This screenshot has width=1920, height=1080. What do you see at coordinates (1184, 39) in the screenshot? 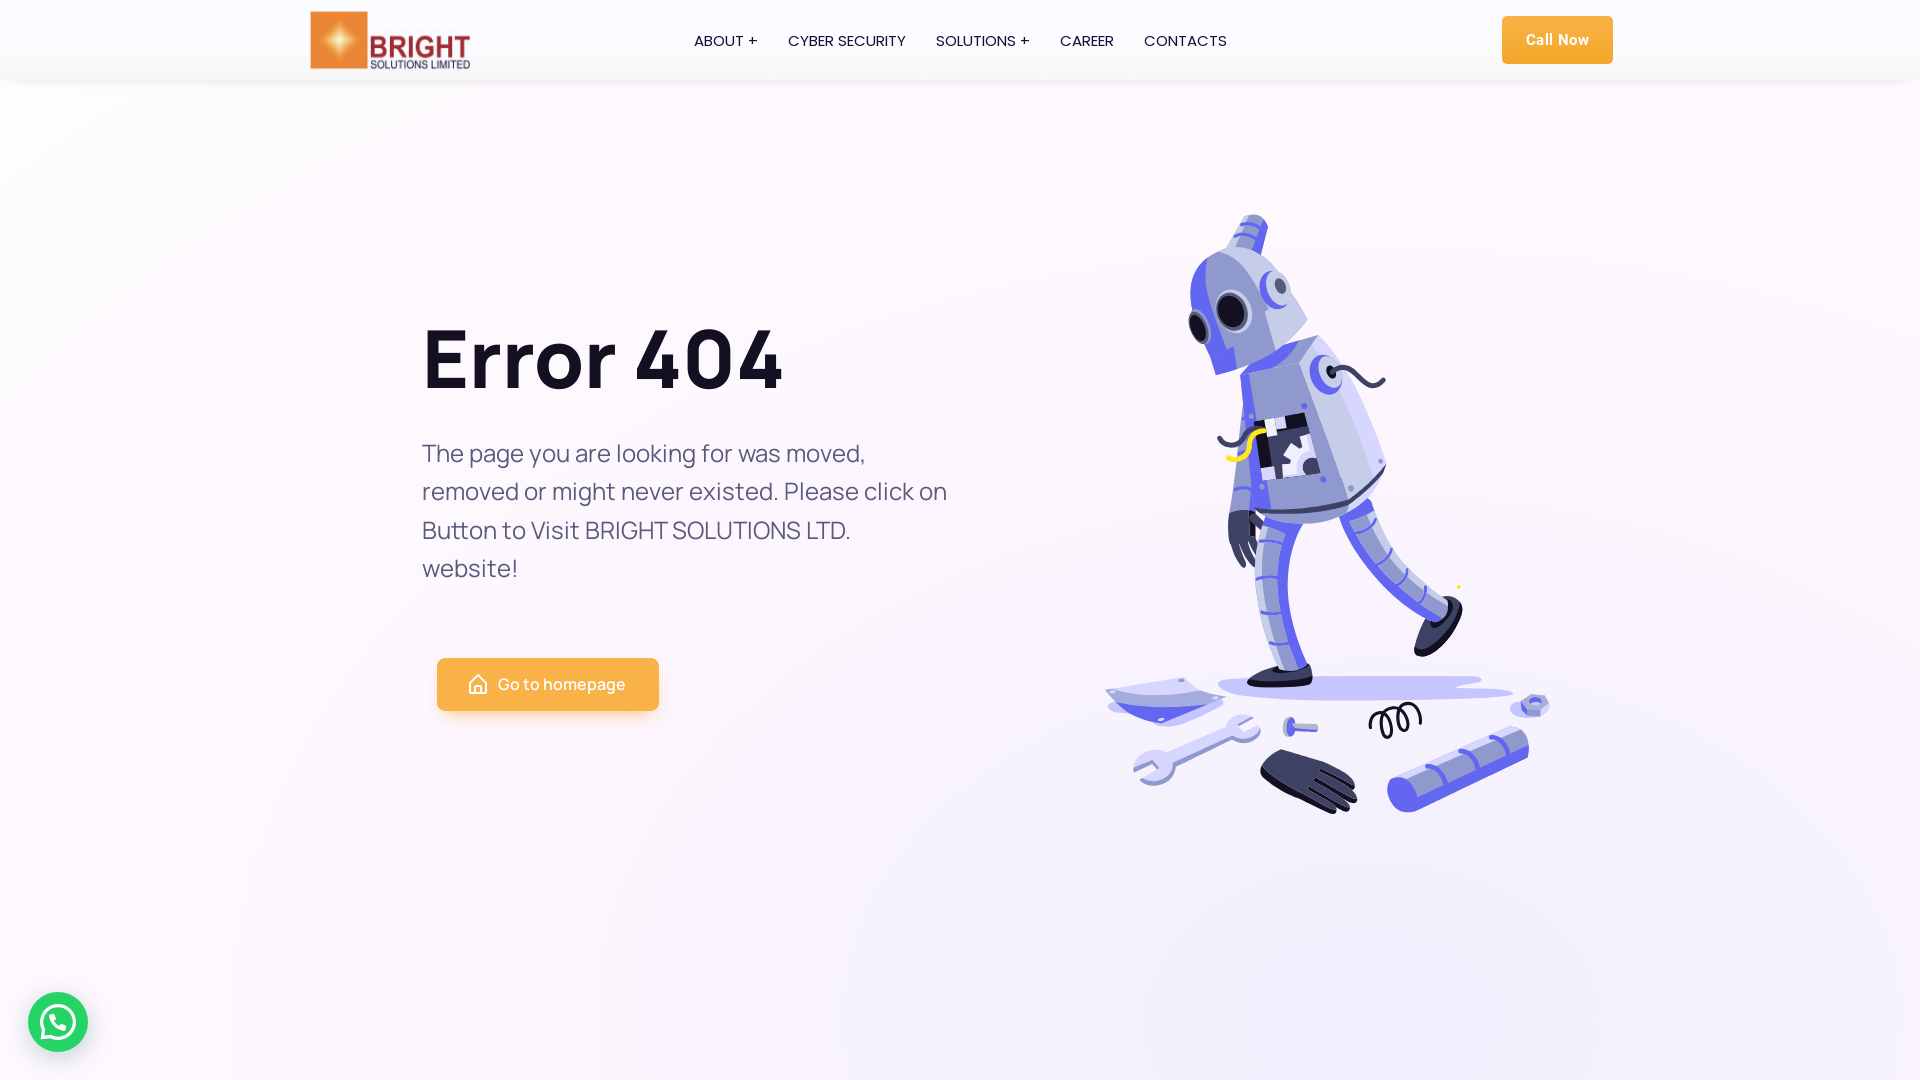
I see `'CONTACTS'` at bounding box center [1184, 39].